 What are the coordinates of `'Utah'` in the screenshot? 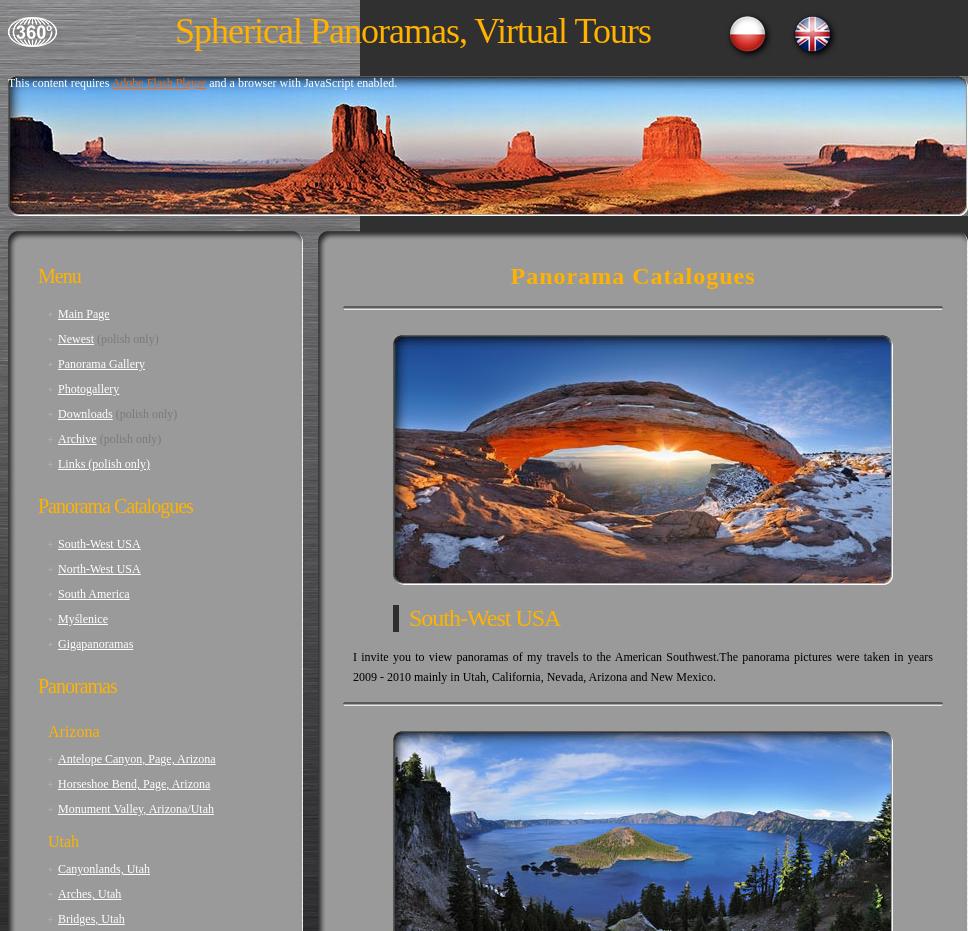 It's located at (62, 840).